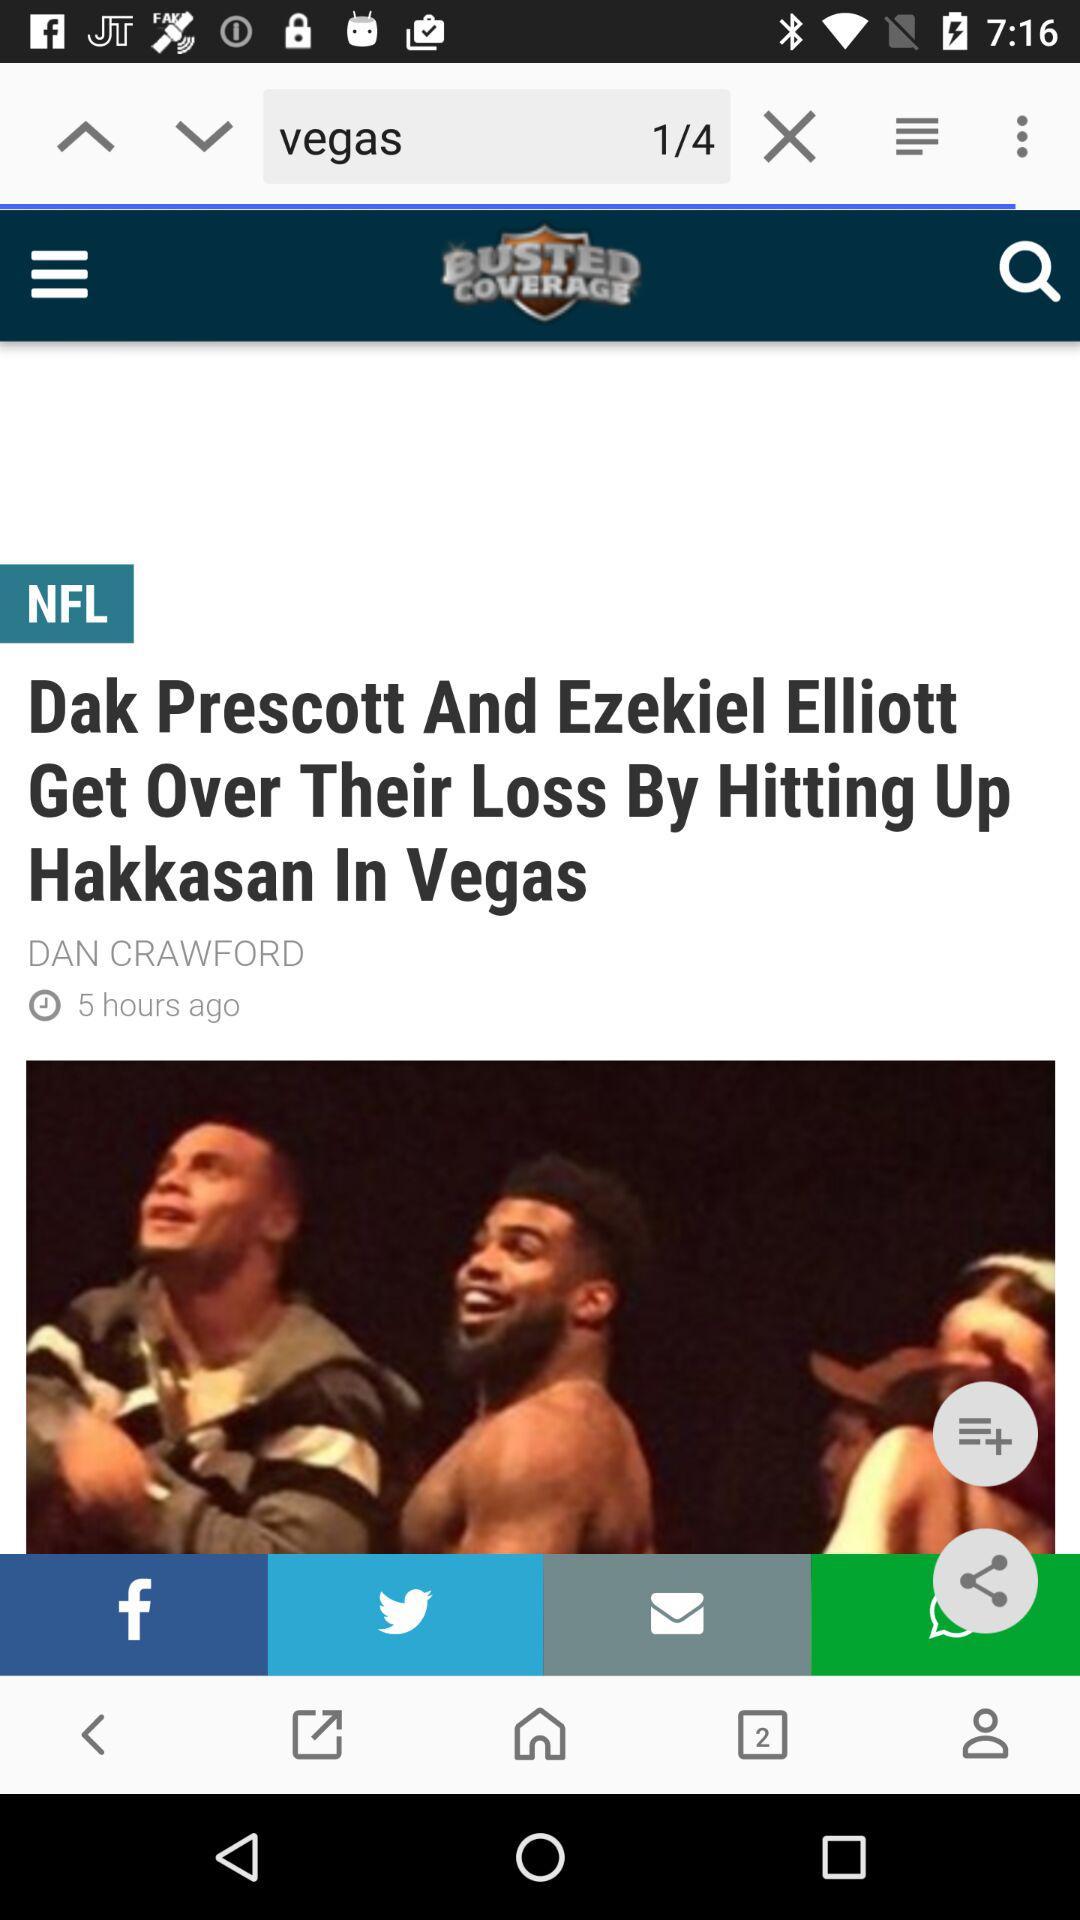 The image size is (1080, 1920). I want to click on the arrow_backward icon, so click(94, 1733).